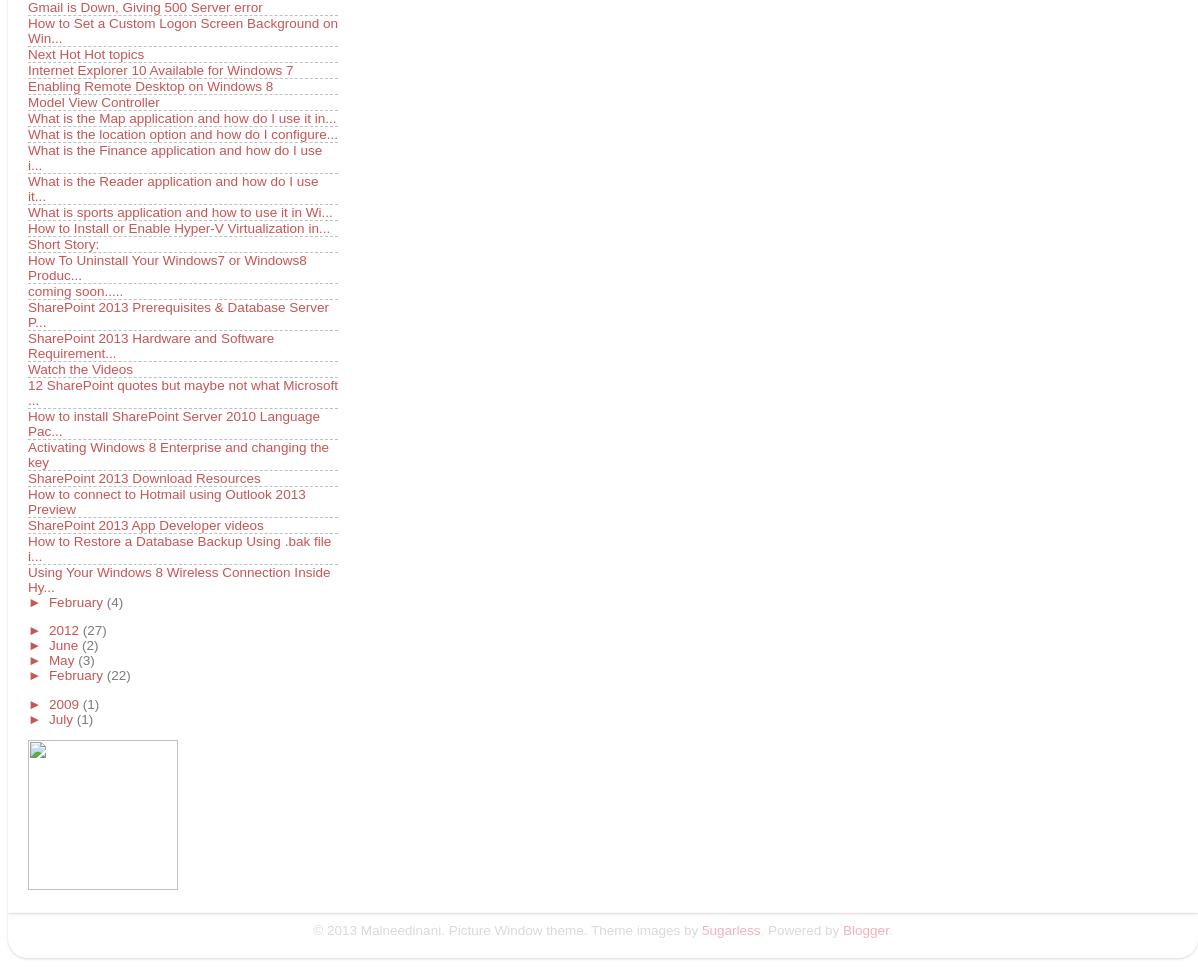 The width and height of the screenshot is (1198, 973). What do you see at coordinates (166, 265) in the screenshot?
I see `'How To Uninstall Your Windows7 or Windows8  Produc...'` at bounding box center [166, 265].